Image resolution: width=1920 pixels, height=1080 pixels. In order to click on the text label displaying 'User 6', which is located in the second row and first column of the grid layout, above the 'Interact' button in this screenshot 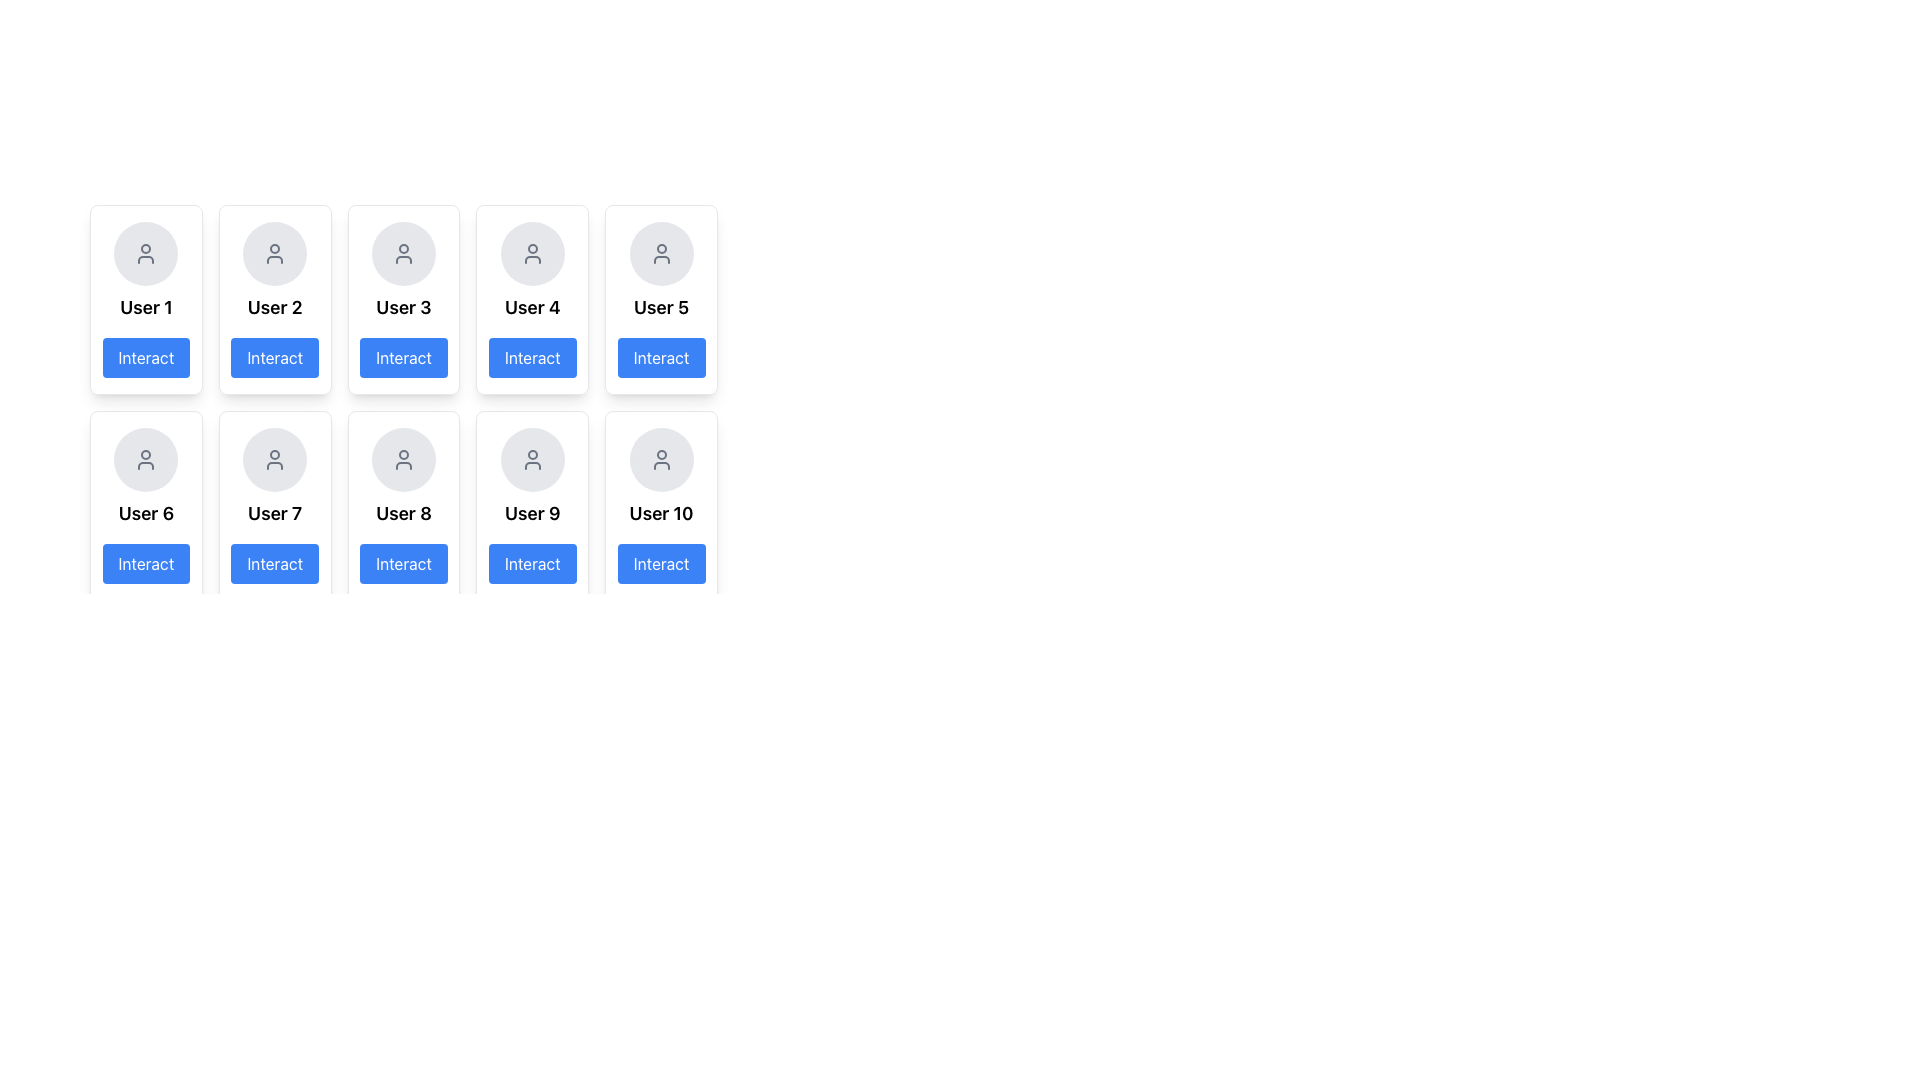, I will do `click(145, 512)`.